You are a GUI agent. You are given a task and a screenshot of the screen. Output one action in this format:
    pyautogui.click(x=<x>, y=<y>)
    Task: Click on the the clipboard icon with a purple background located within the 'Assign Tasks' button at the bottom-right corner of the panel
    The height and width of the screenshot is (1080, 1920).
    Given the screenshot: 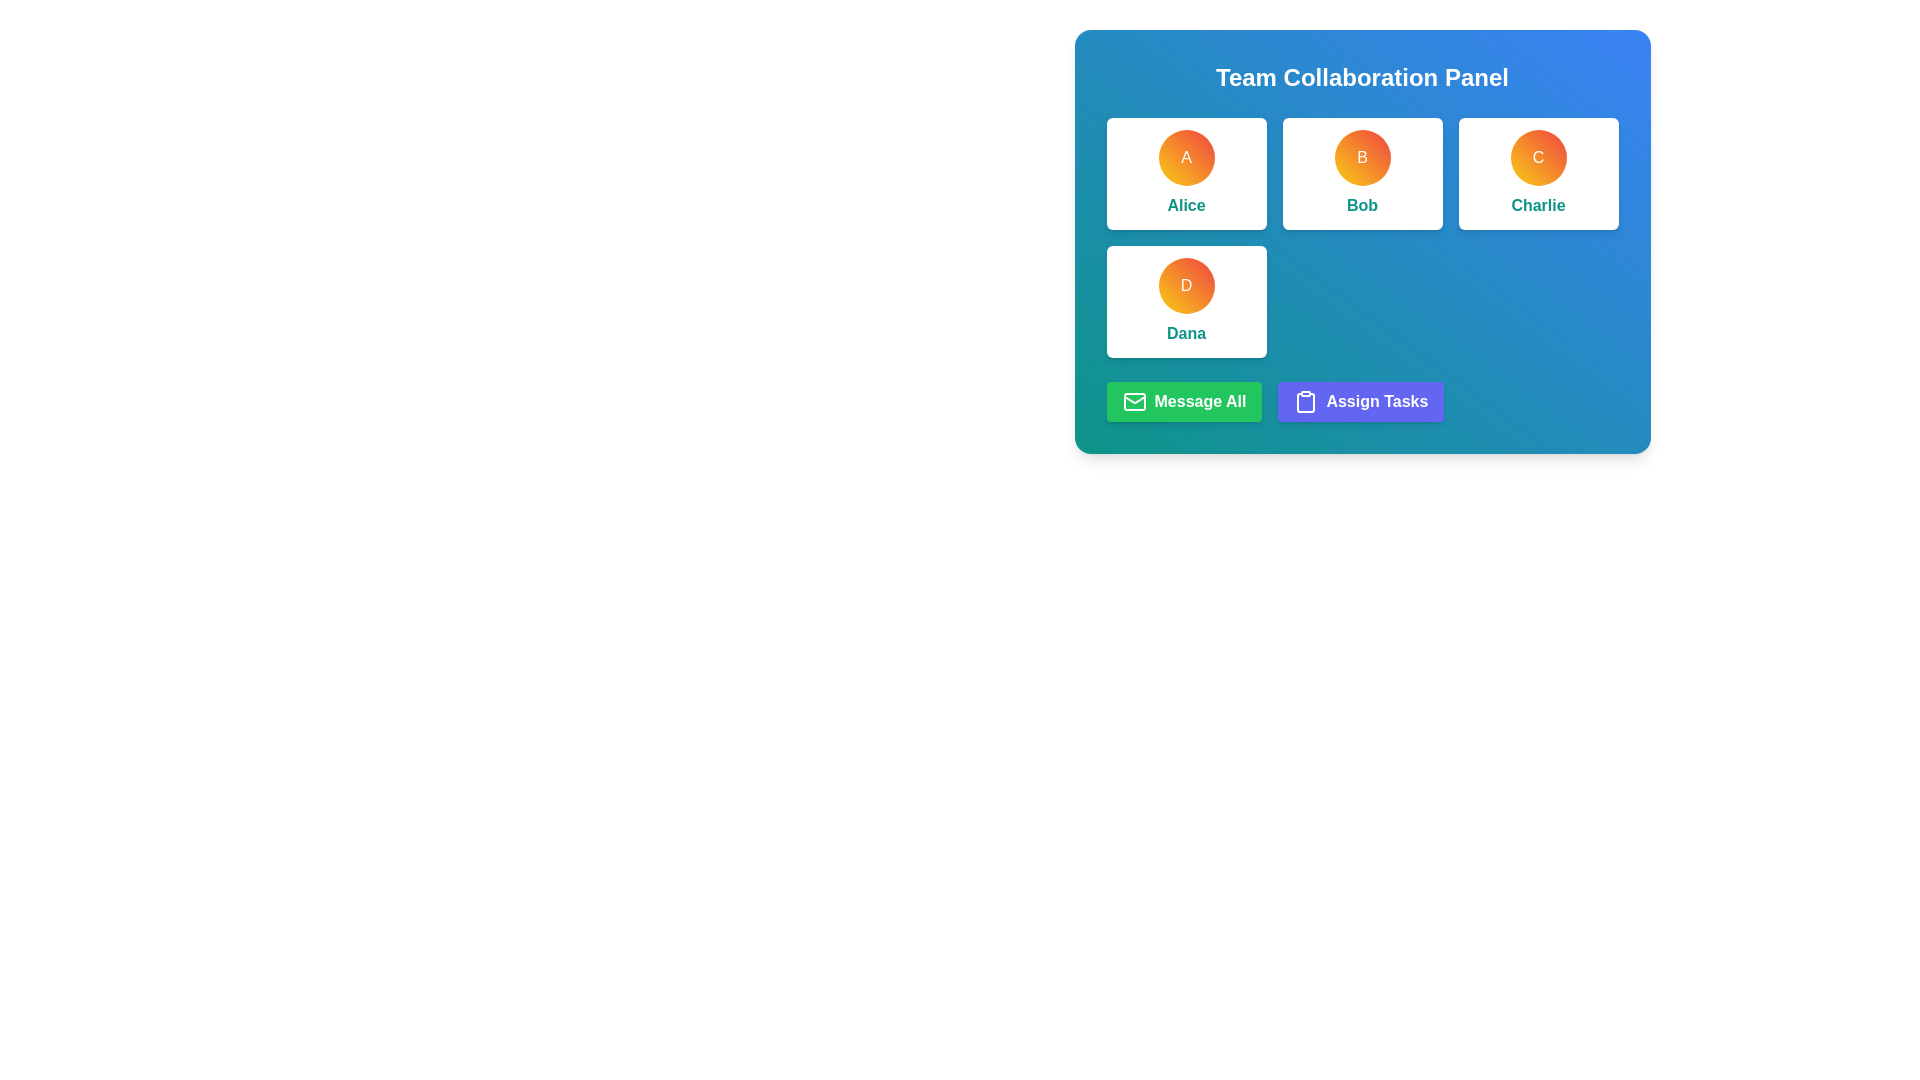 What is the action you would take?
    pyautogui.click(x=1306, y=401)
    